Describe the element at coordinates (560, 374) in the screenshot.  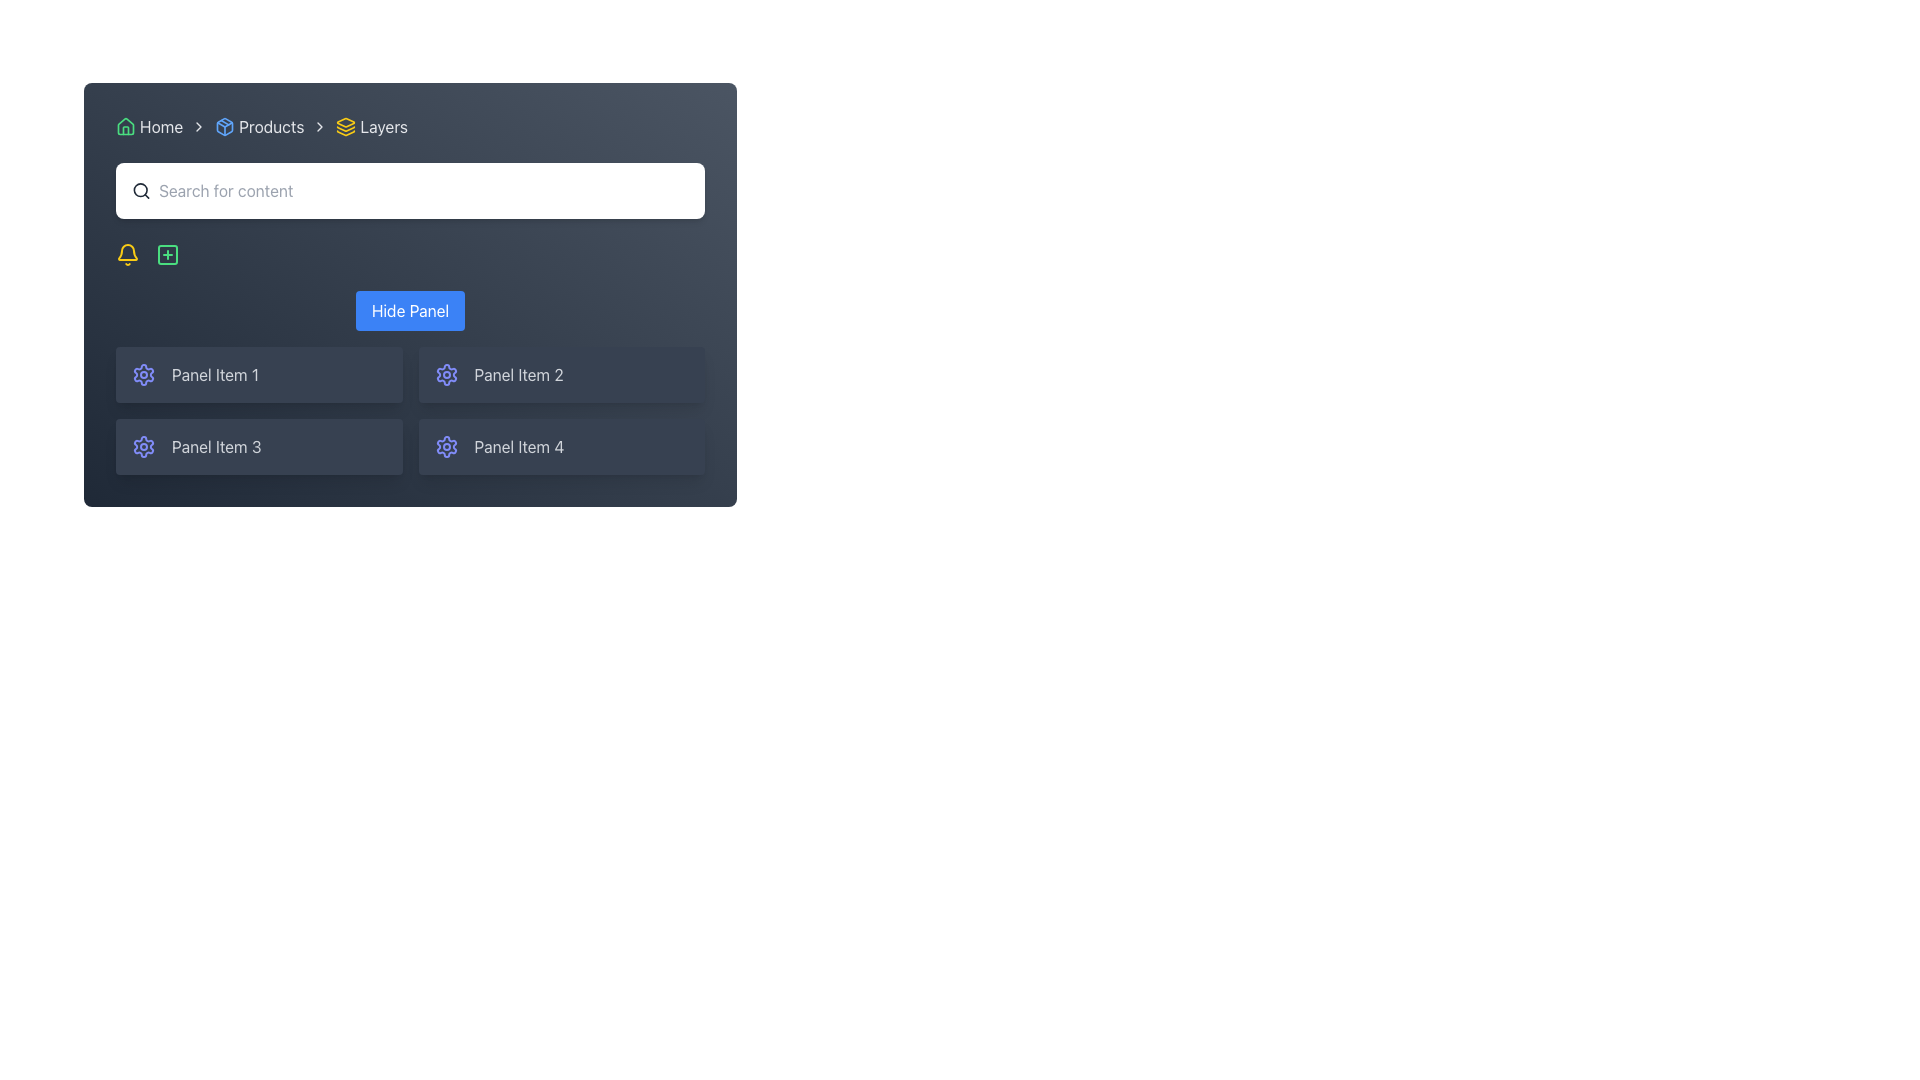
I see `the second item in the grid panel located in the top-right corner` at that location.